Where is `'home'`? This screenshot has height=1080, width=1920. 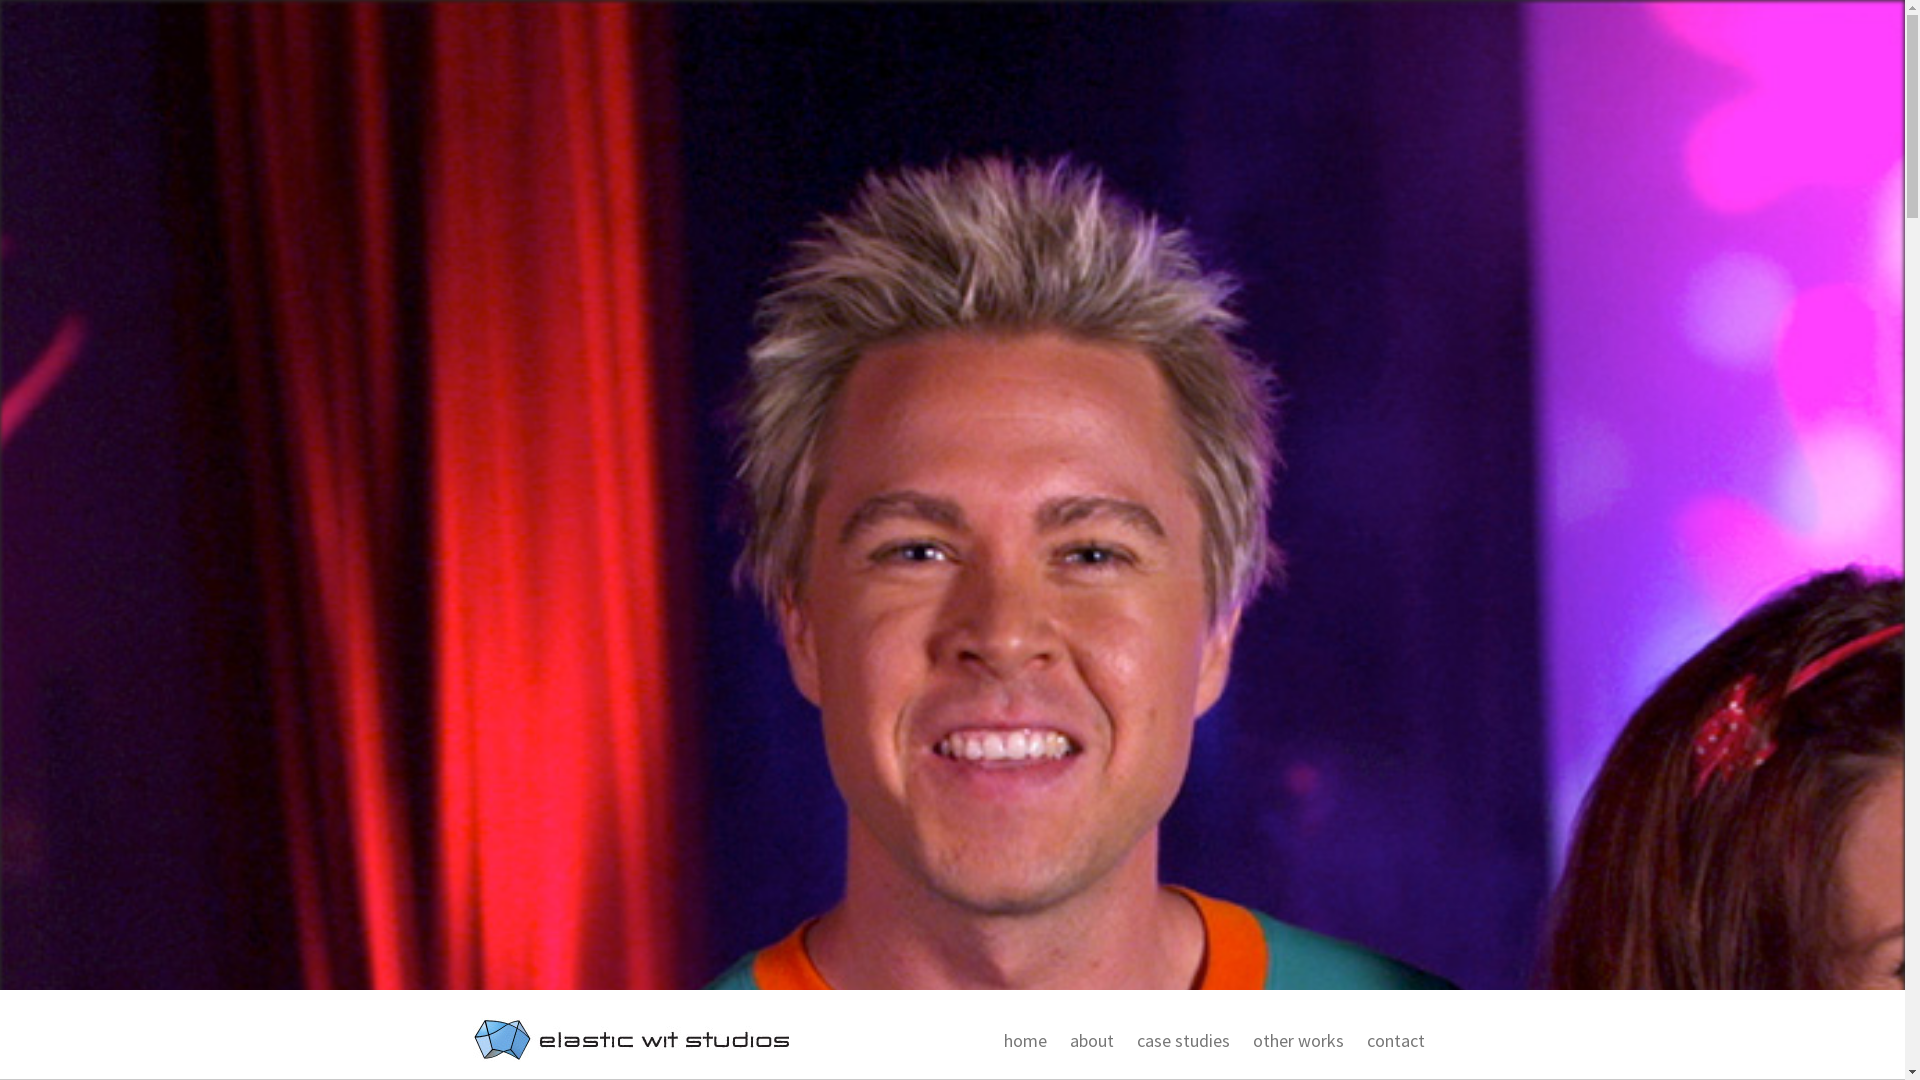
'home' is located at coordinates (1021, 1040).